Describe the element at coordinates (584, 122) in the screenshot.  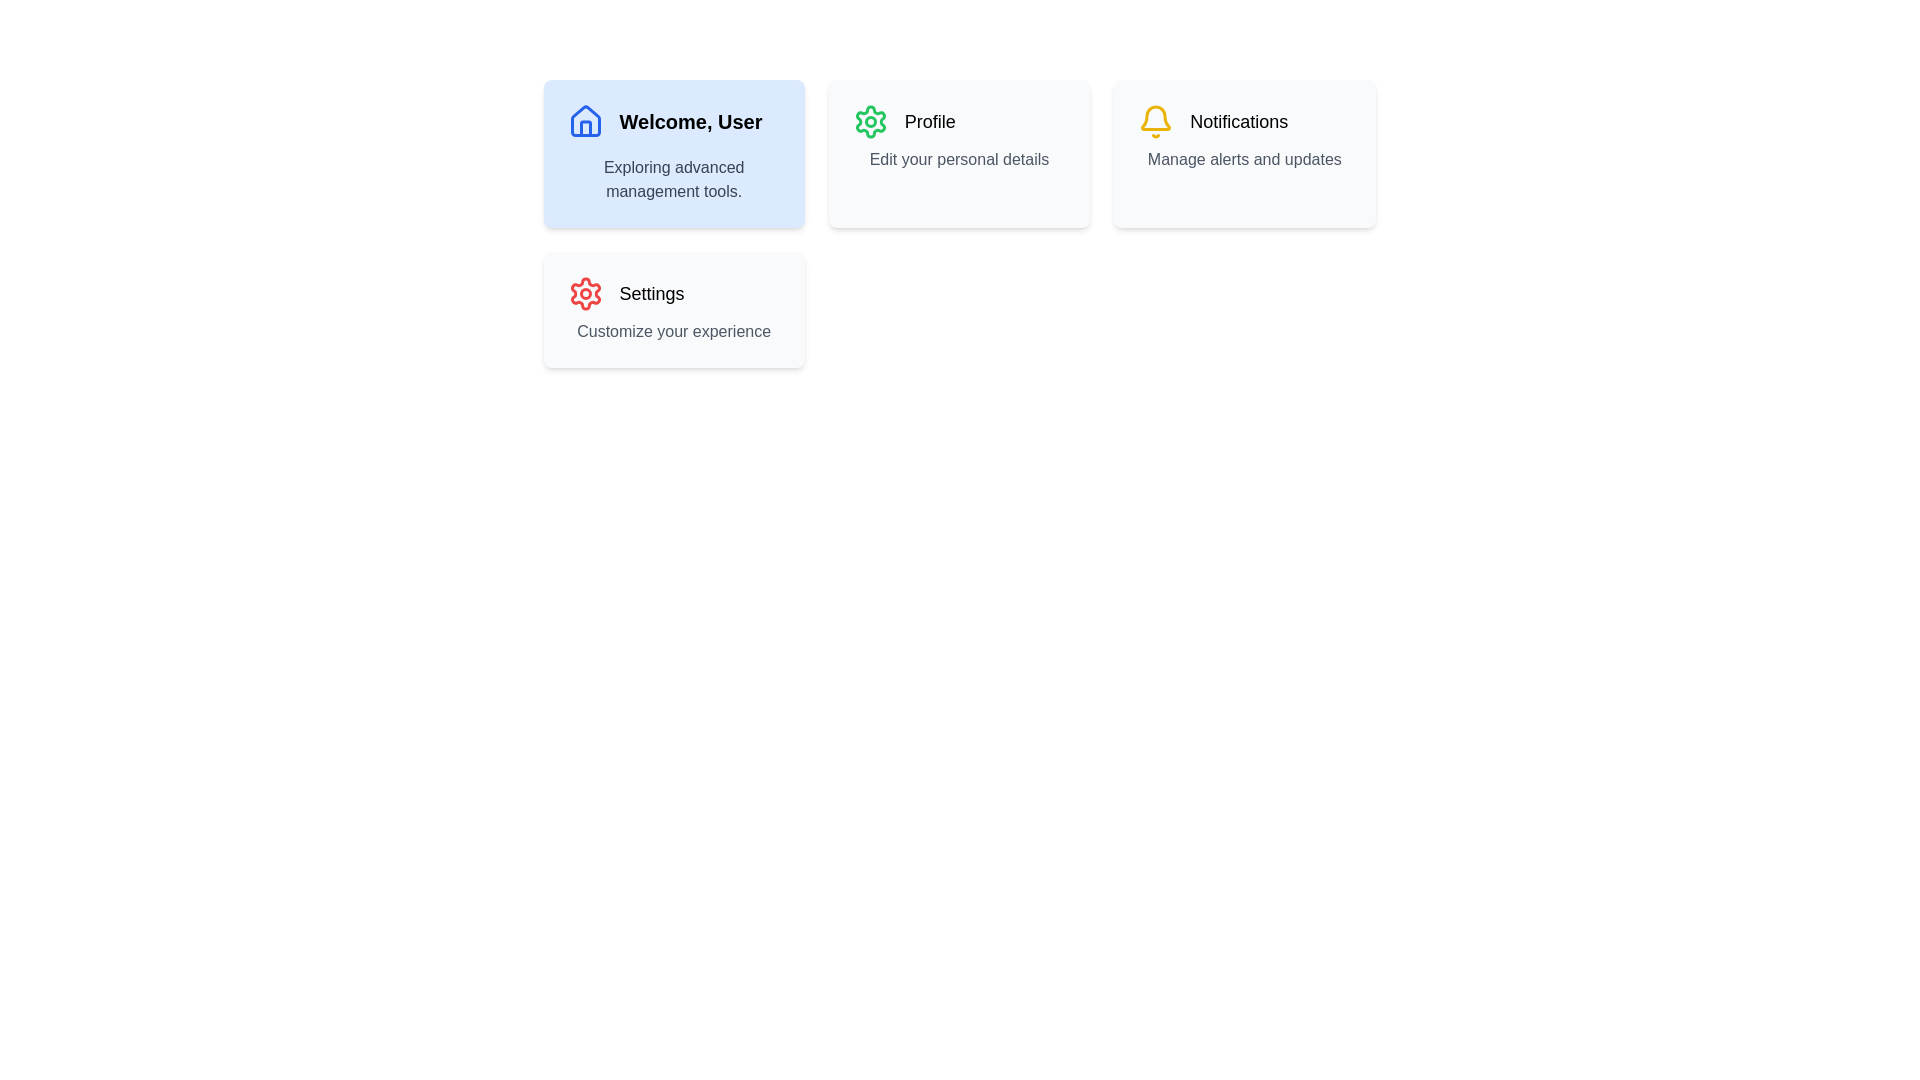
I see `the blue house icon, which is a simple outline style representation of a home, located to the left of the text 'Welcome, User'` at that location.